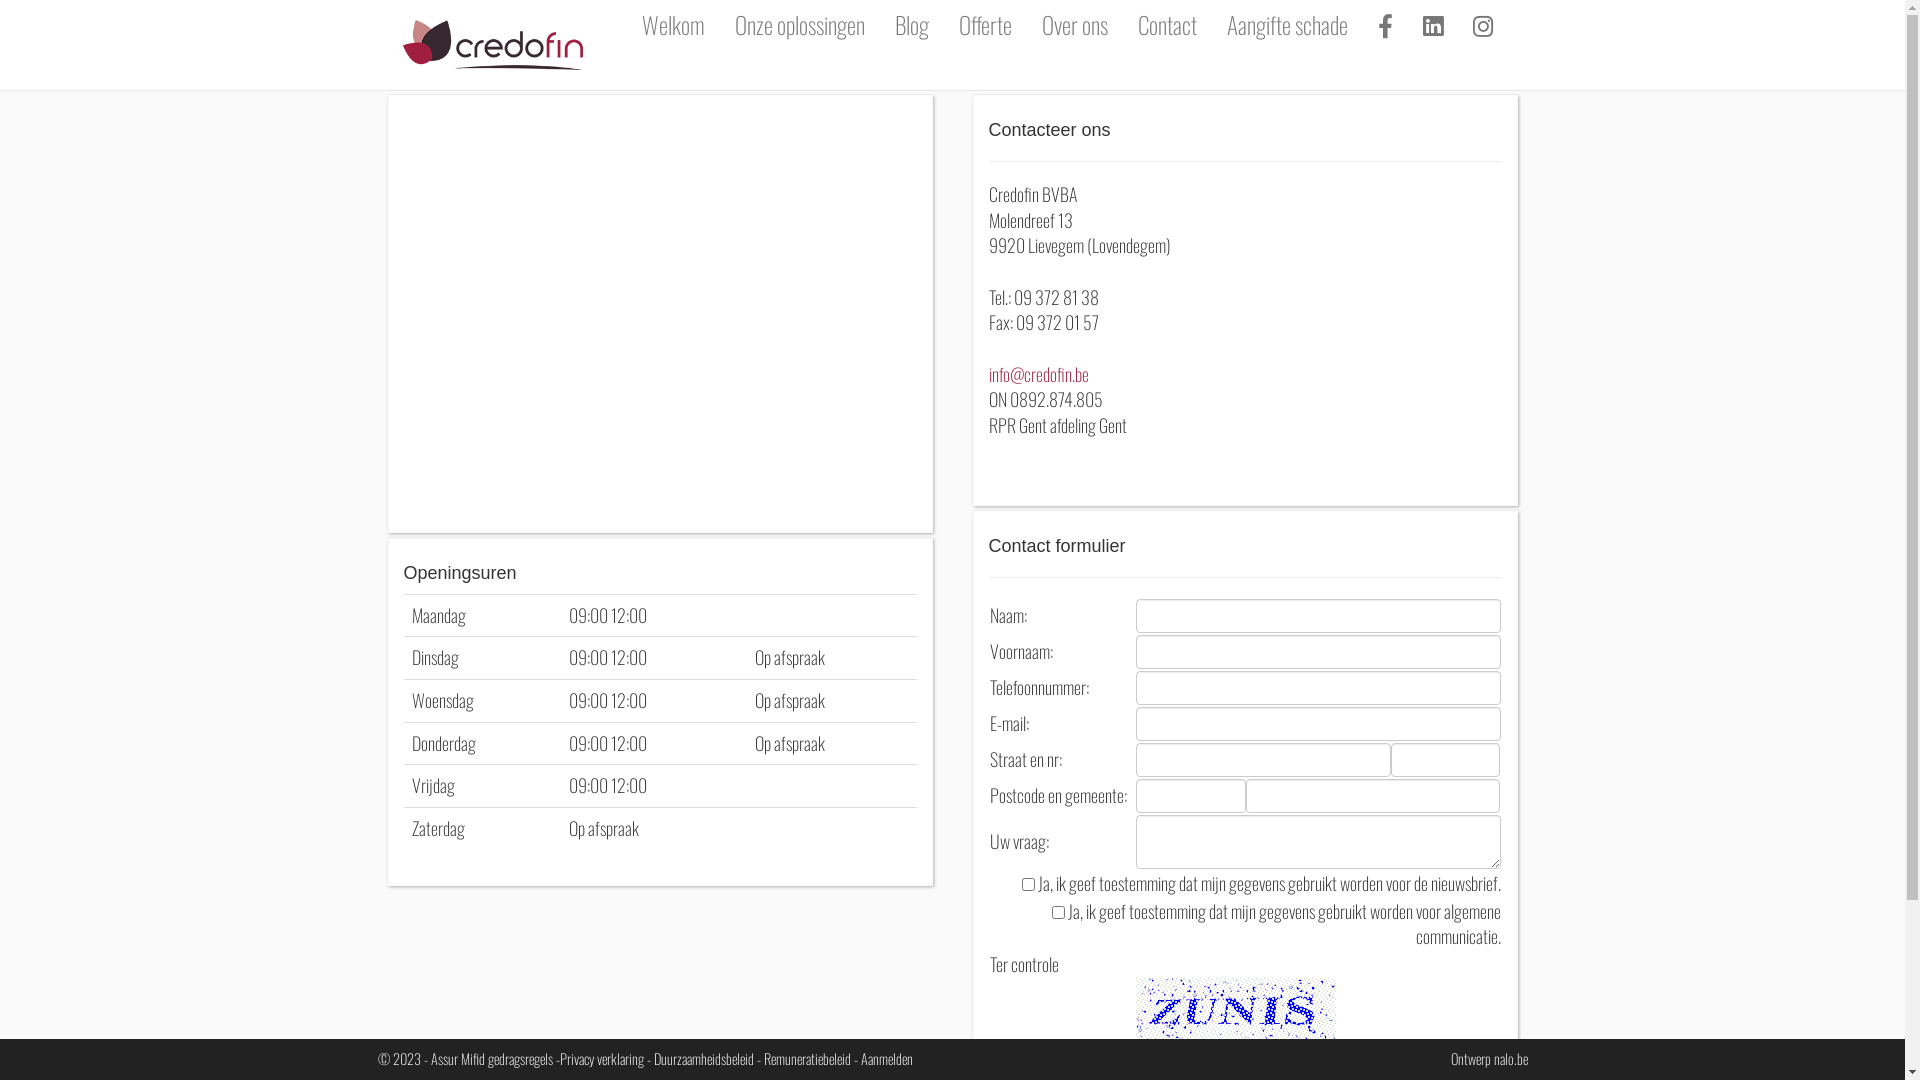 This screenshot has width=1920, height=1080. What do you see at coordinates (704, 1057) in the screenshot?
I see `'Duurzaamheidsbeleid'` at bounding box center [704, 1057].